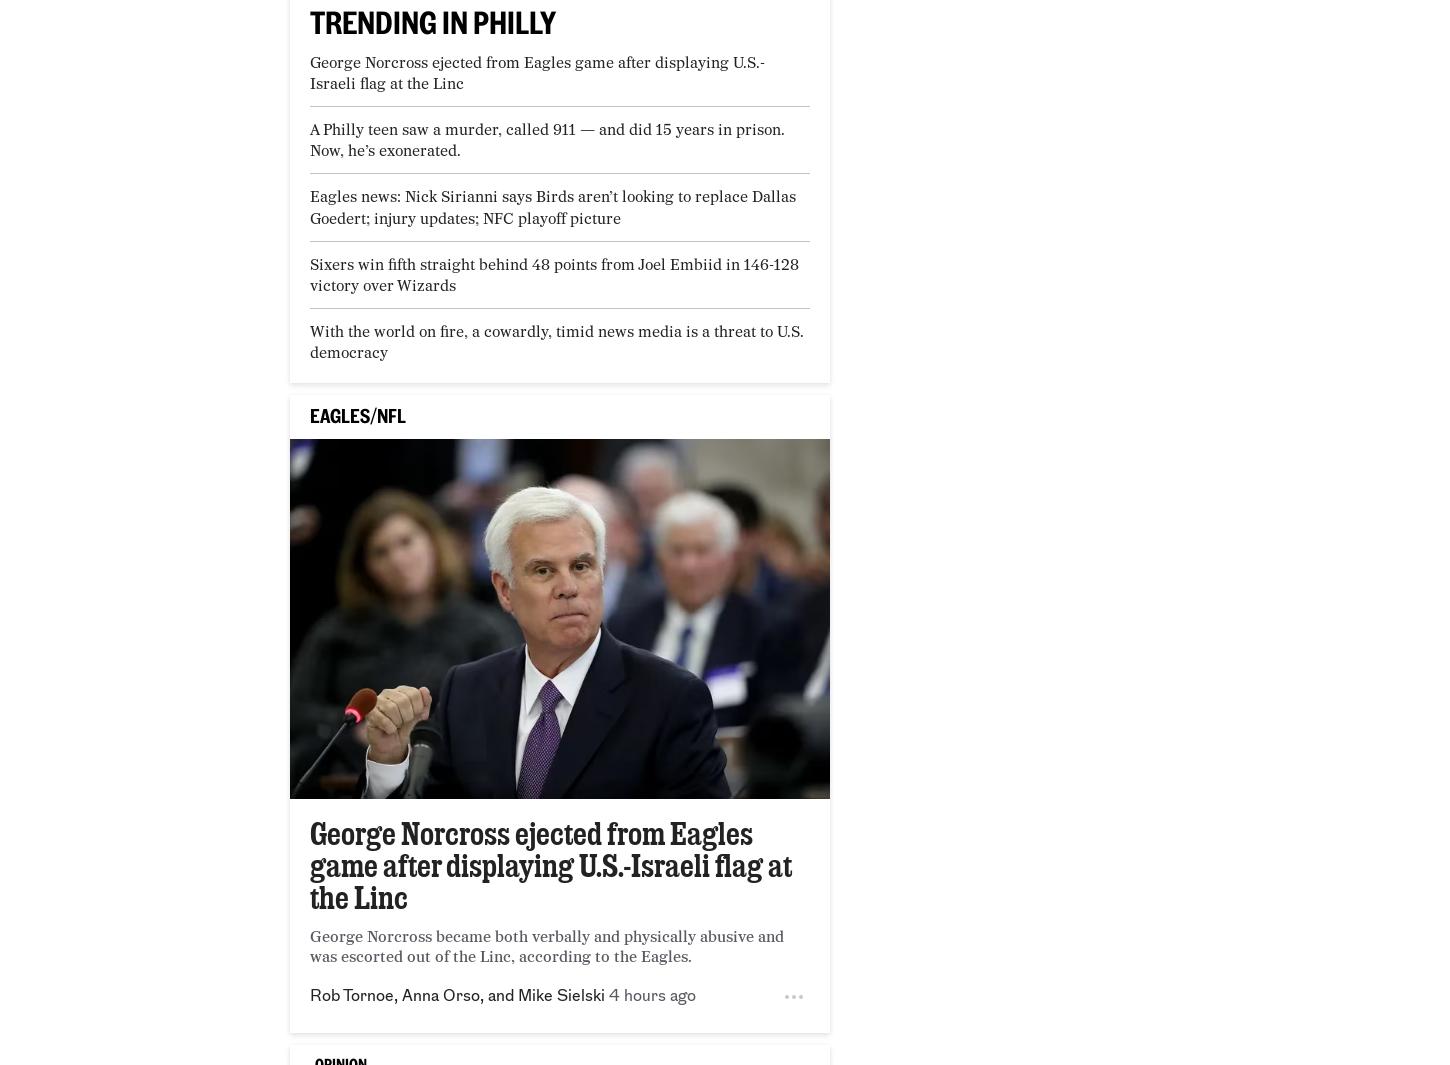  What do you see at coordinates (545, 409) in the screenshot?
I see `'The husband and daughter of a Chester County woman have been charged with abuse and neglect in her death'` at bounding box center [545, 409].